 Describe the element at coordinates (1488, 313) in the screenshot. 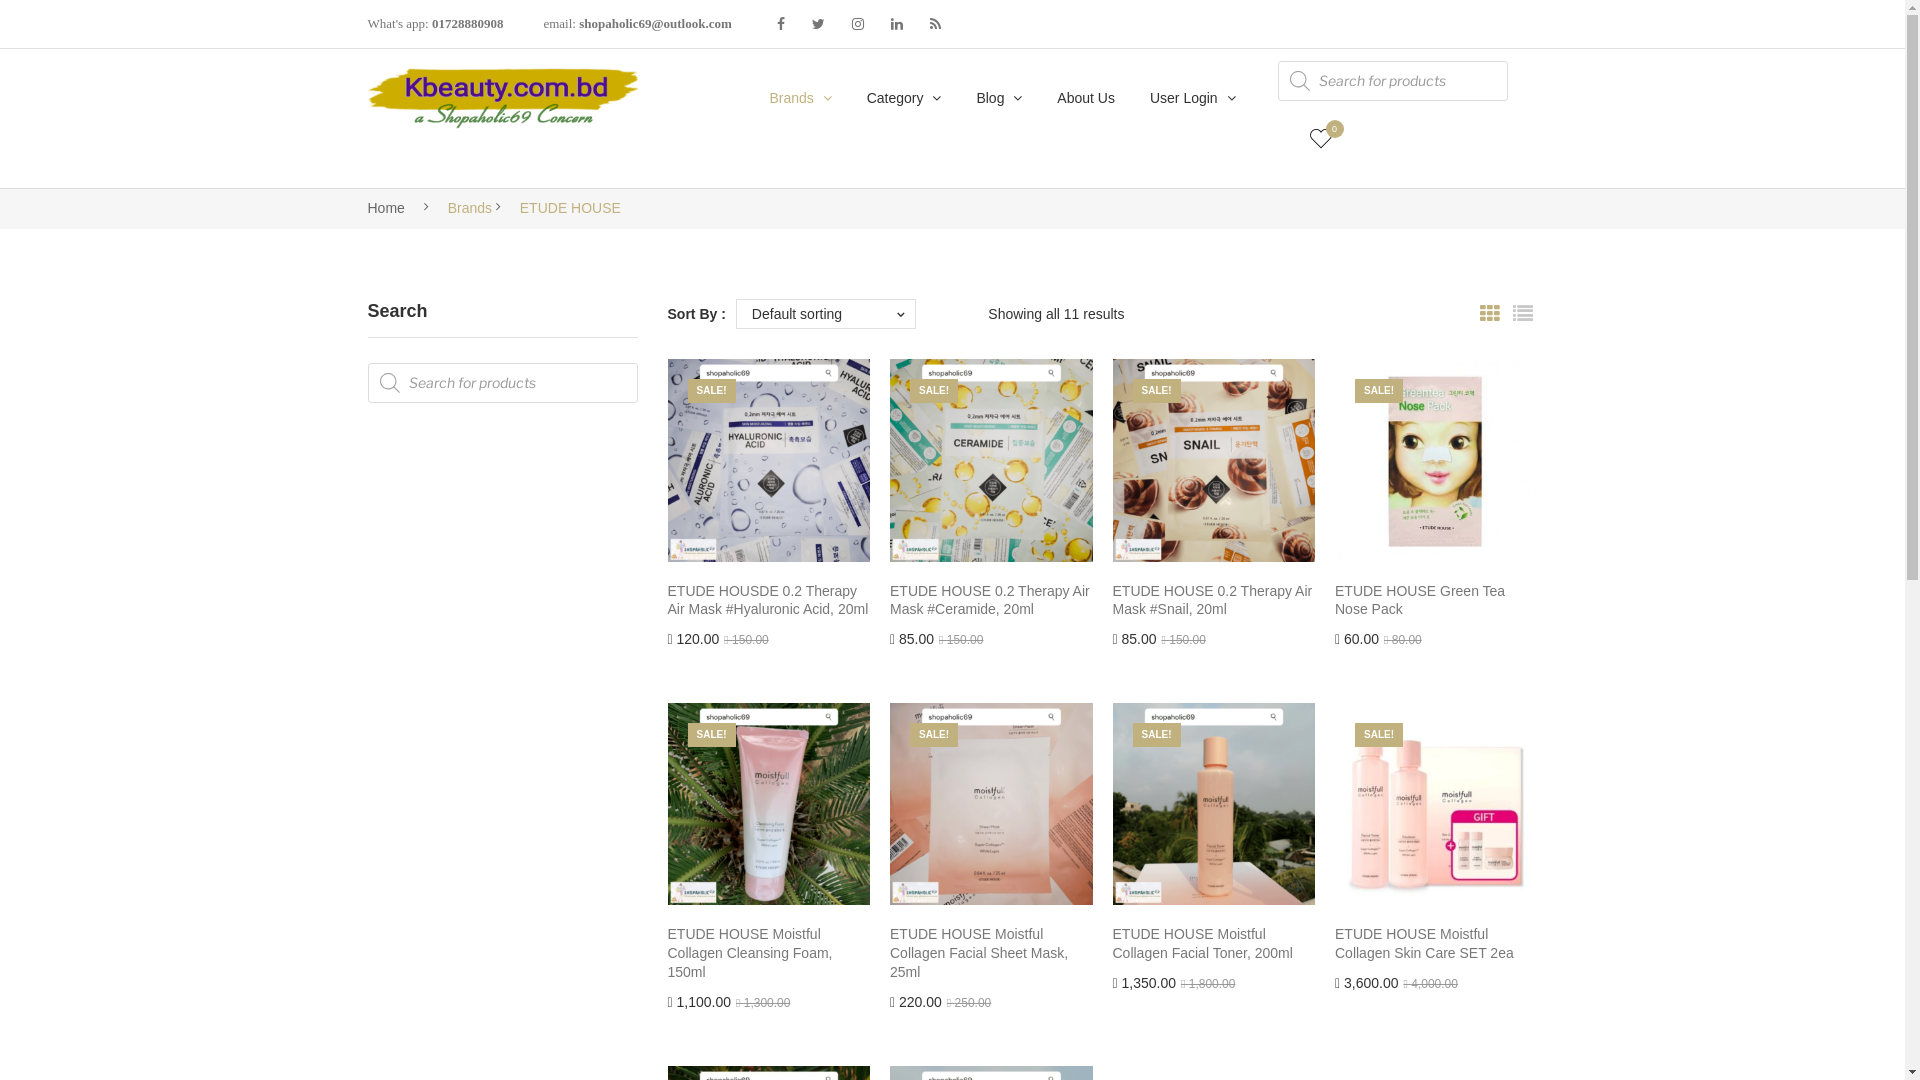

I see `'Grid'` at that location.